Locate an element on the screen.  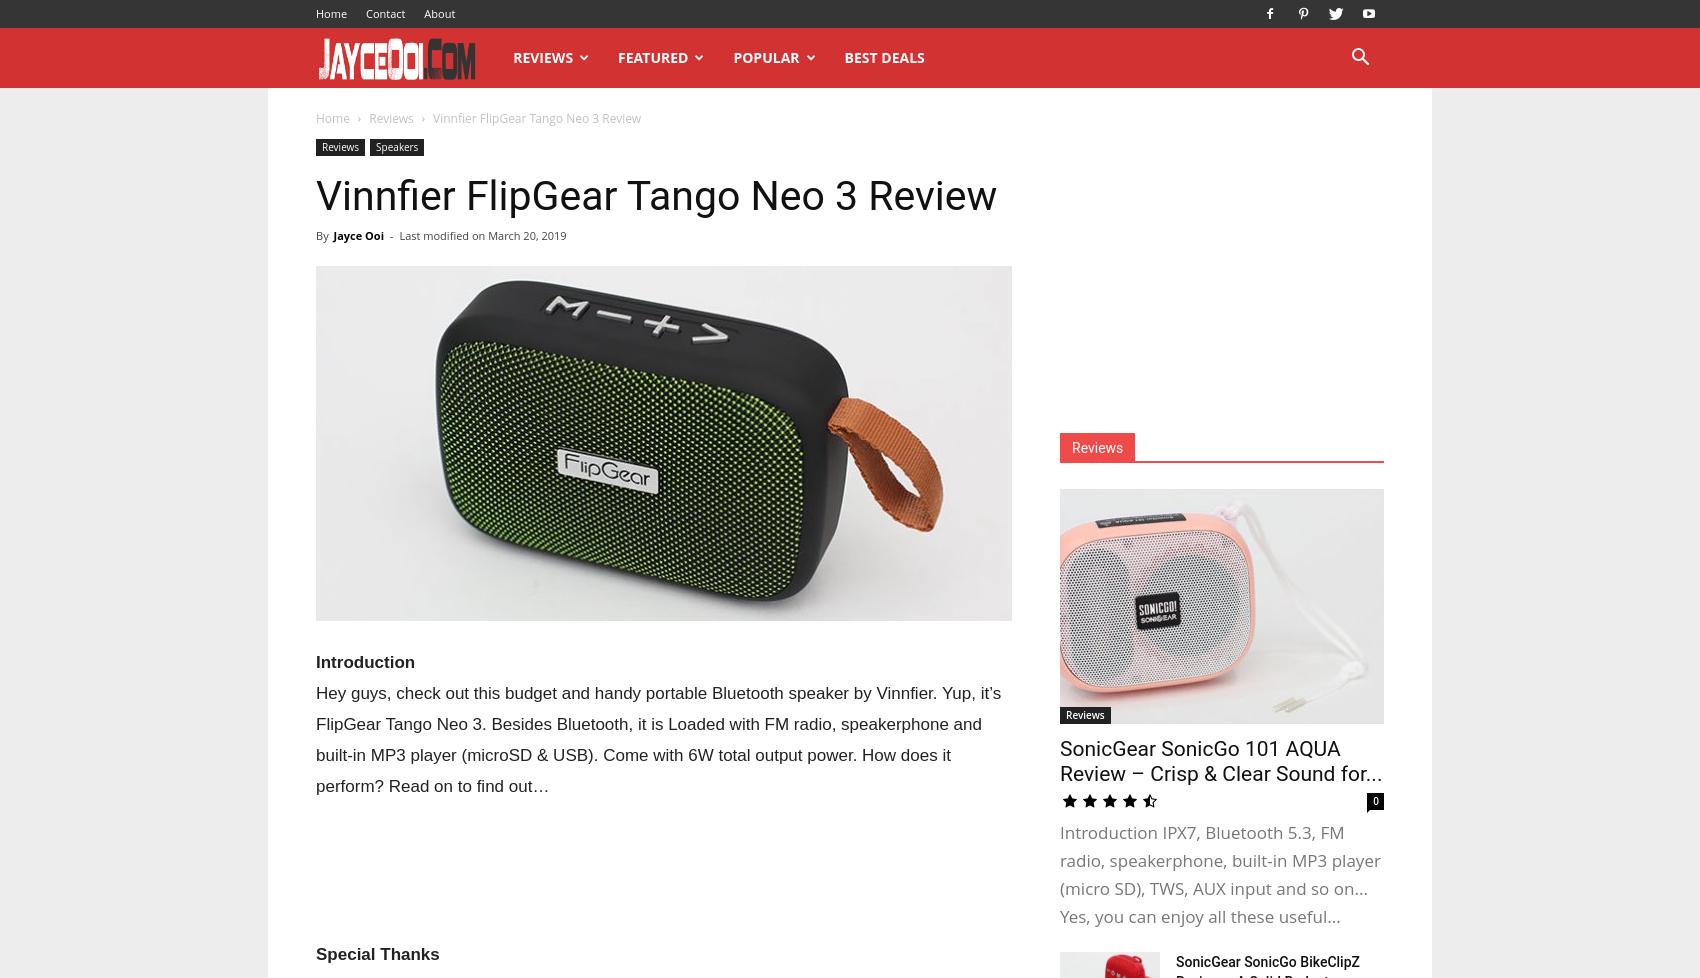
'Hey guys, check out this budget and handy portable Bluetooth speaker by Vinnfier. Yup, it’s FlipGear Tango Neo 3. Besides Bluetooth, it is Loaded with FM radio, speakerphone and built-in MP3 player (microSD & USB). Come with 6W total output power. How does it perform? Read on to find out…' is located at coordinates (658, 738).